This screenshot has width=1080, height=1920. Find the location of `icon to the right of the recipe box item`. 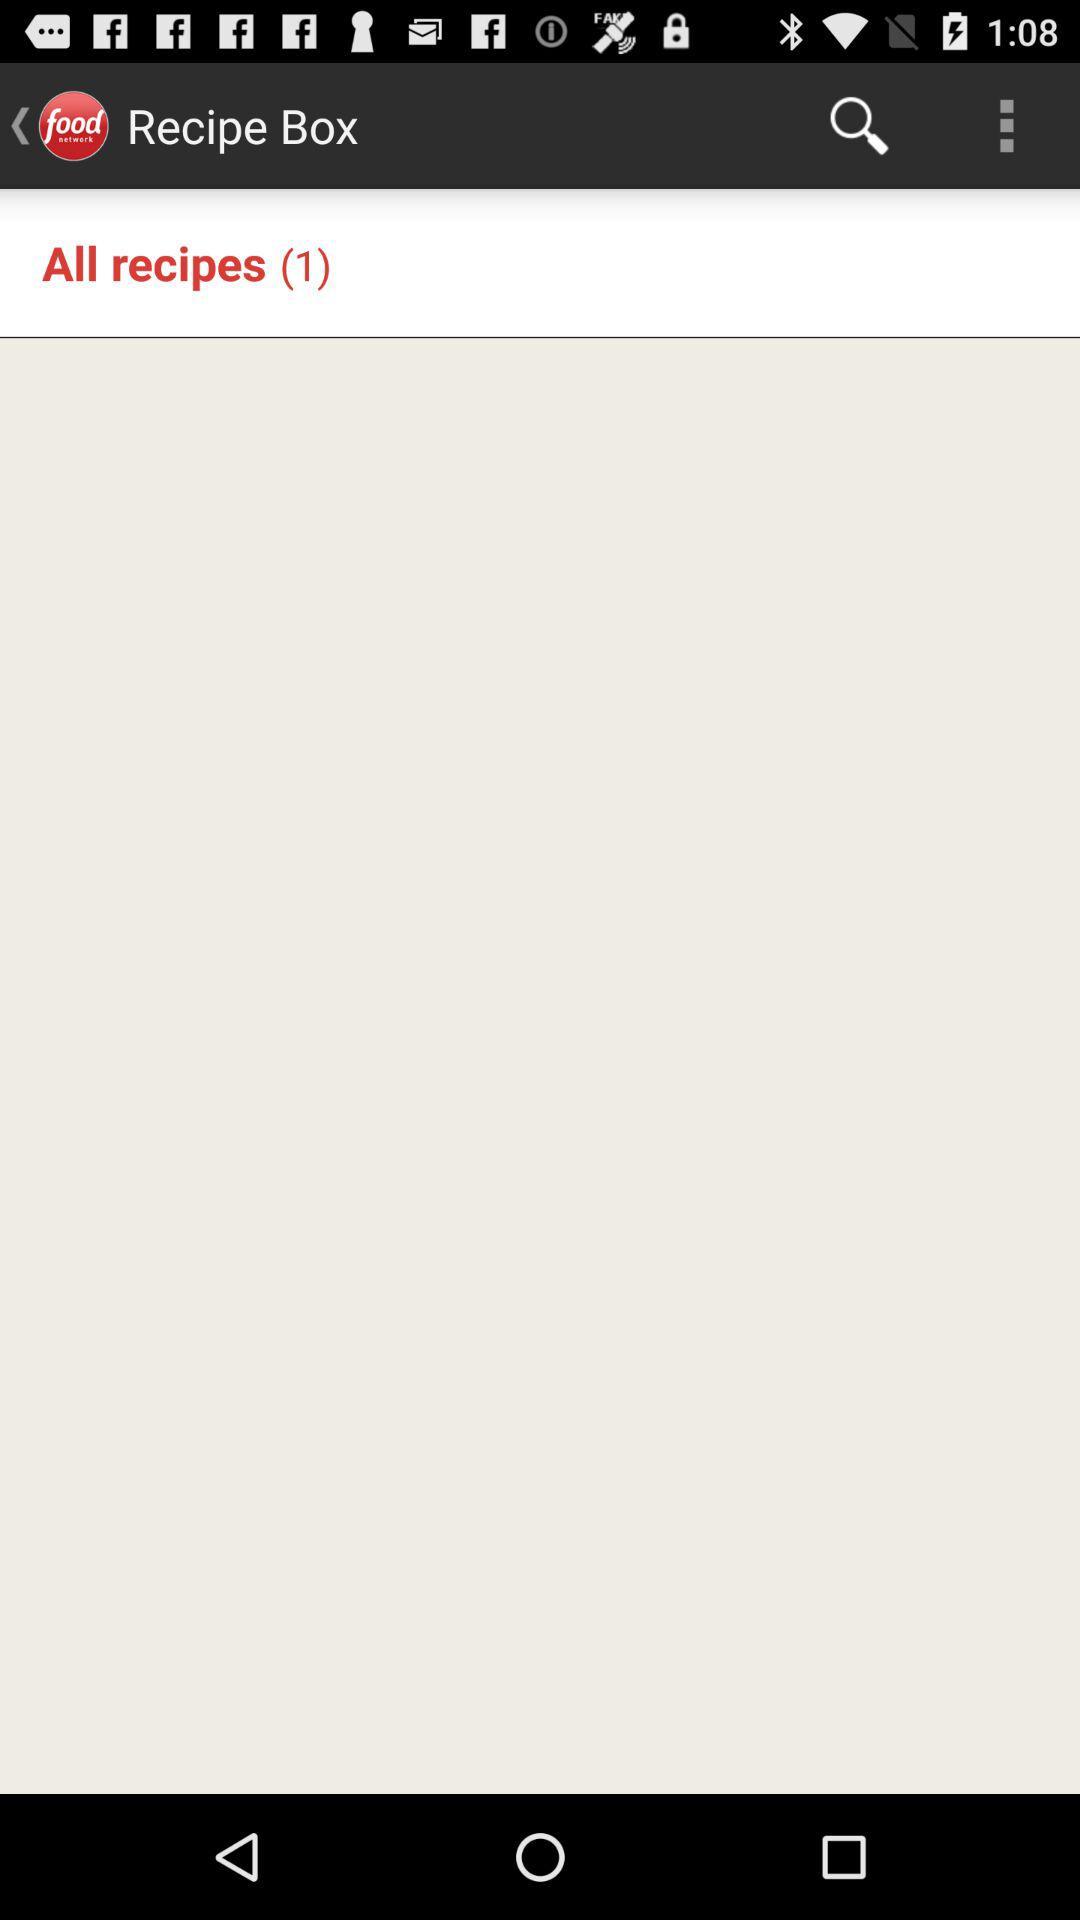

icon to the right of the recipe box item is located at coordinates (858, 124).